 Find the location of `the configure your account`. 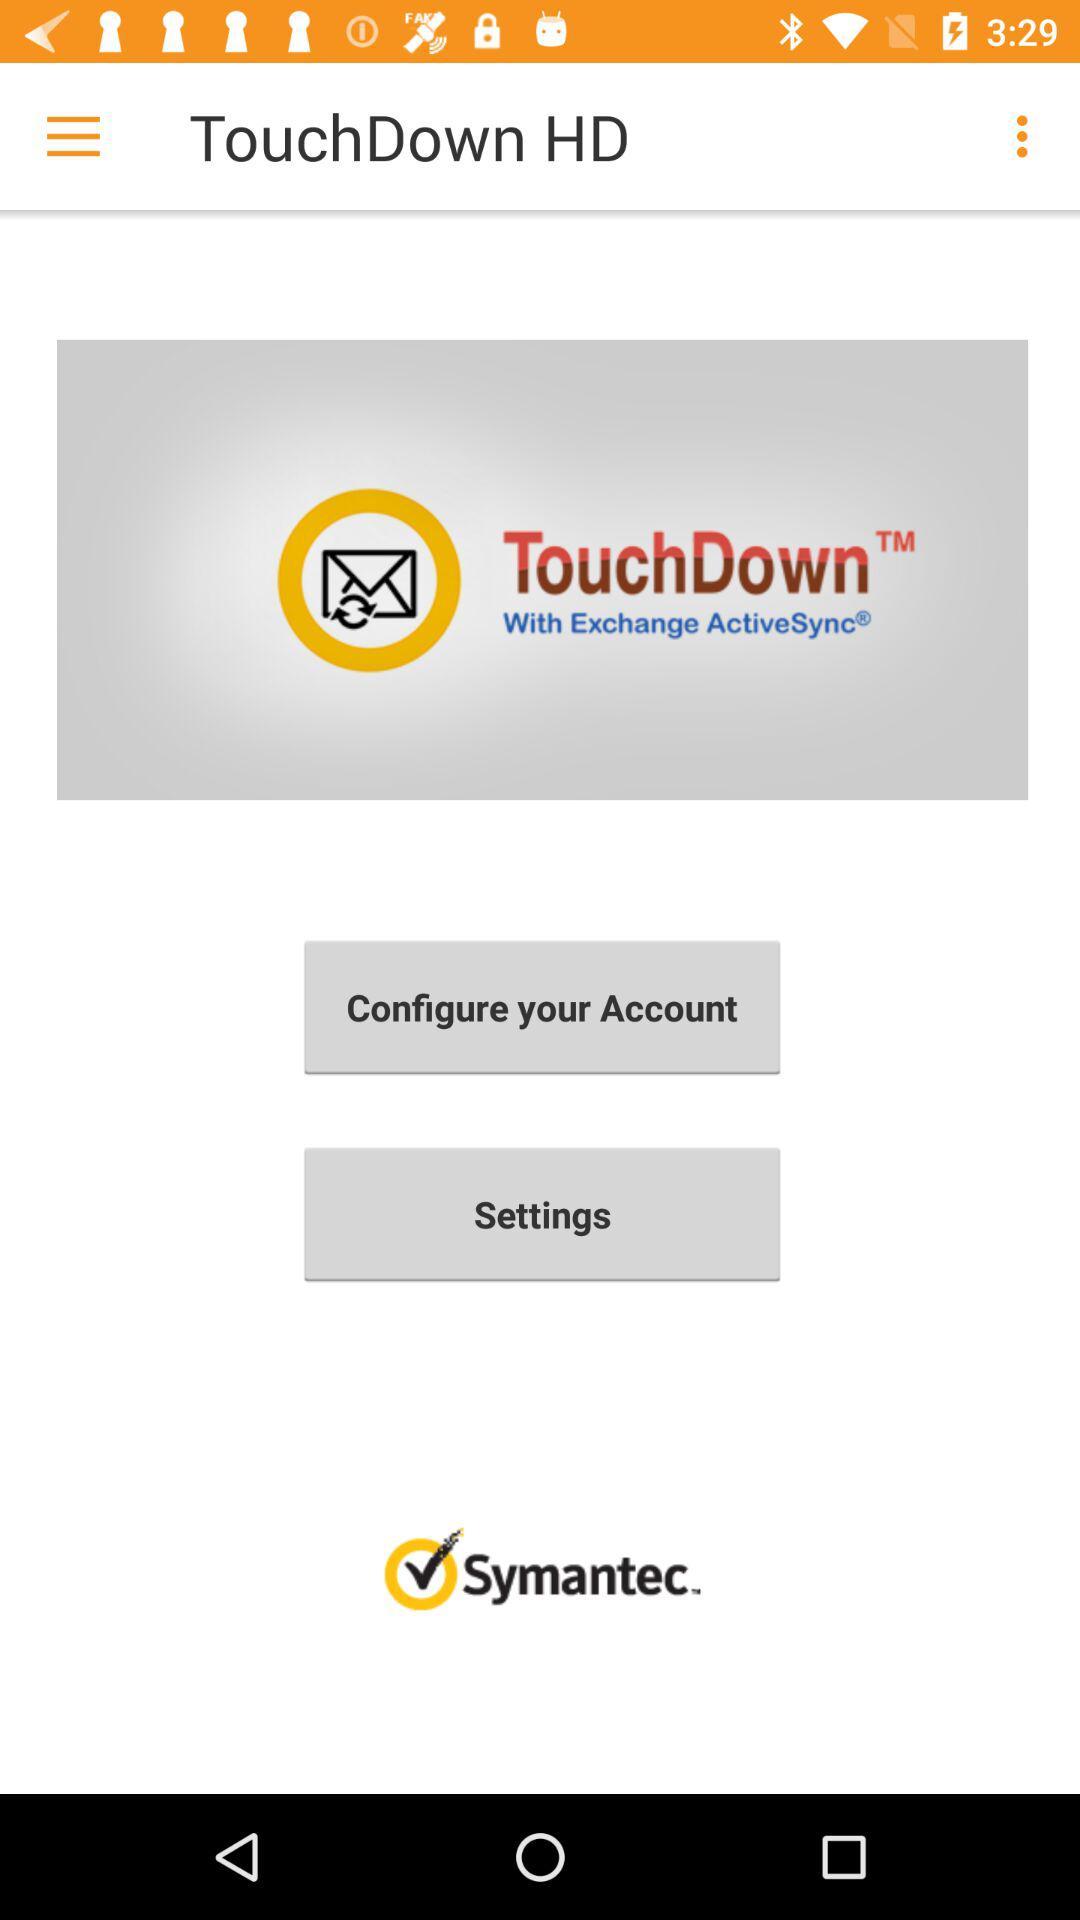

the configure your account is located at coordinates (542, 1007).